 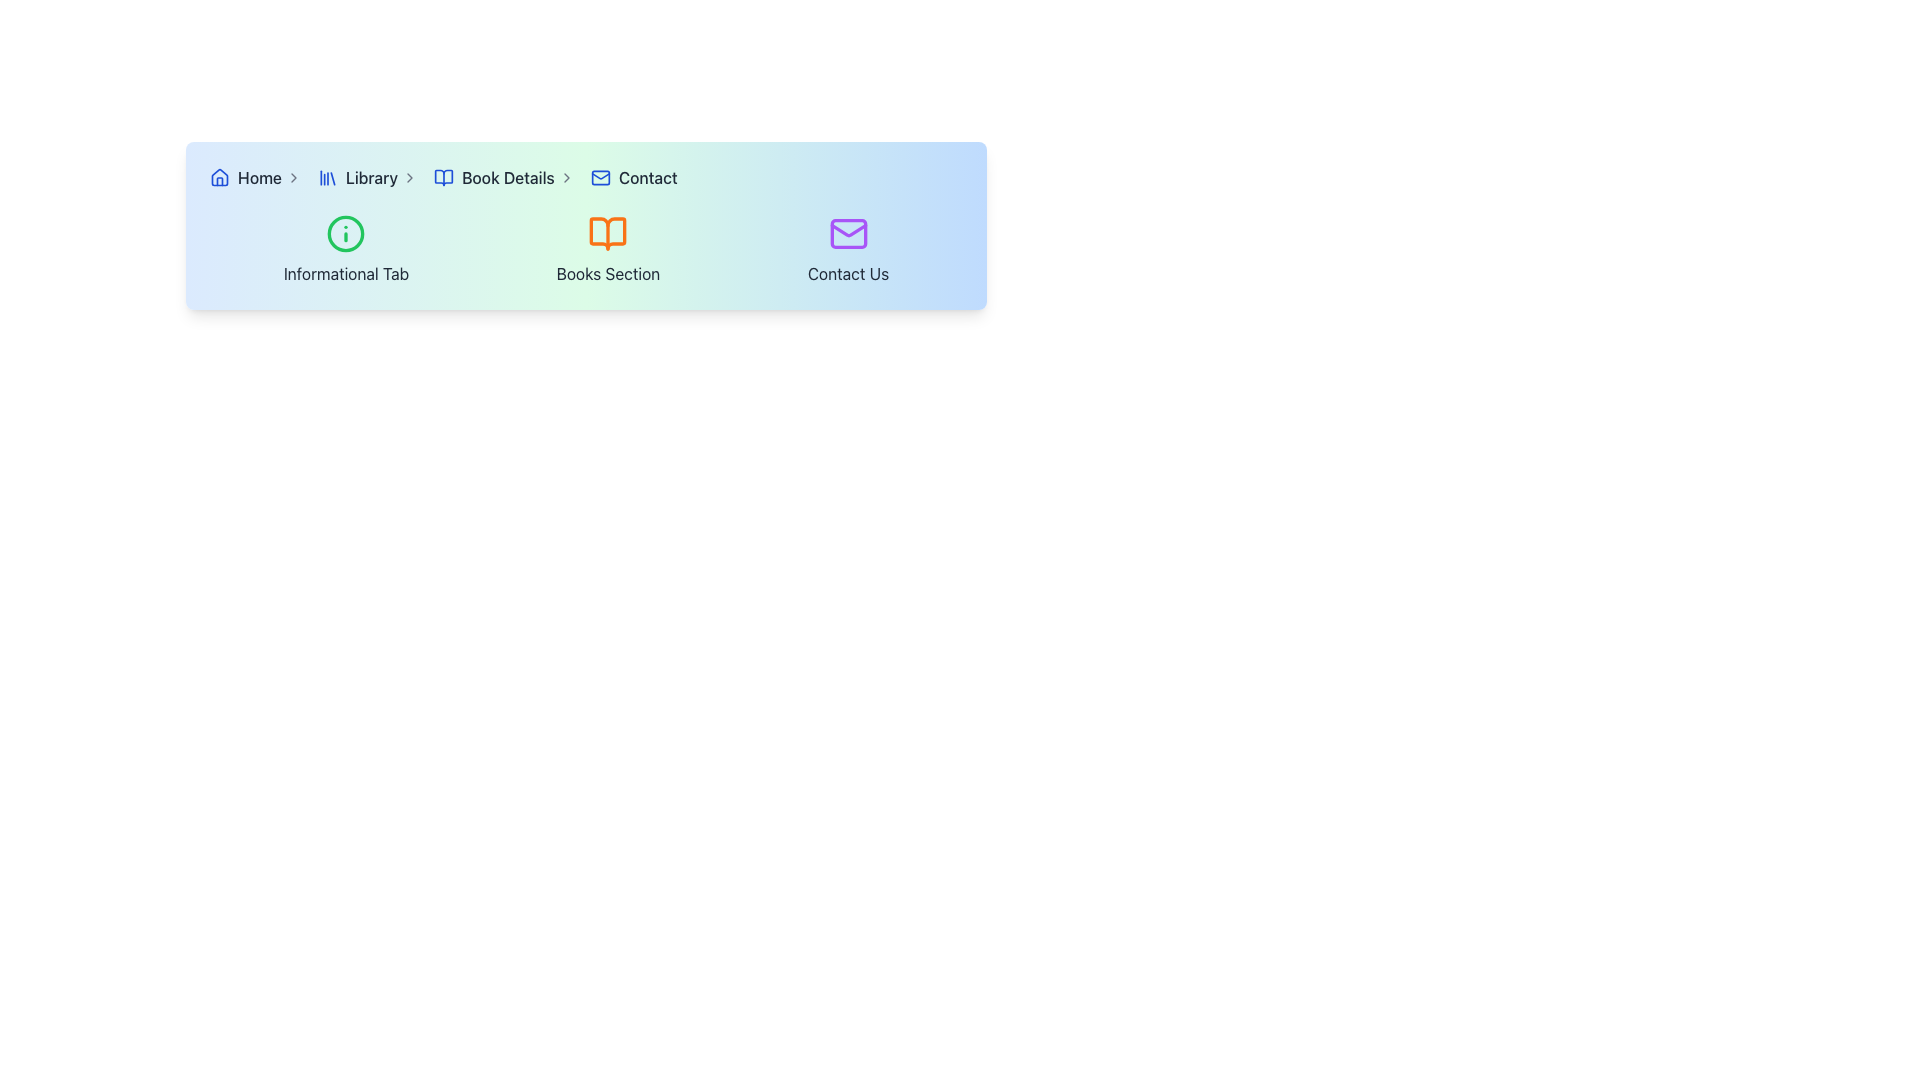 I want to click on the 'Book Details' breadcrumb link with a blue icon, so click(x=506, y=176).